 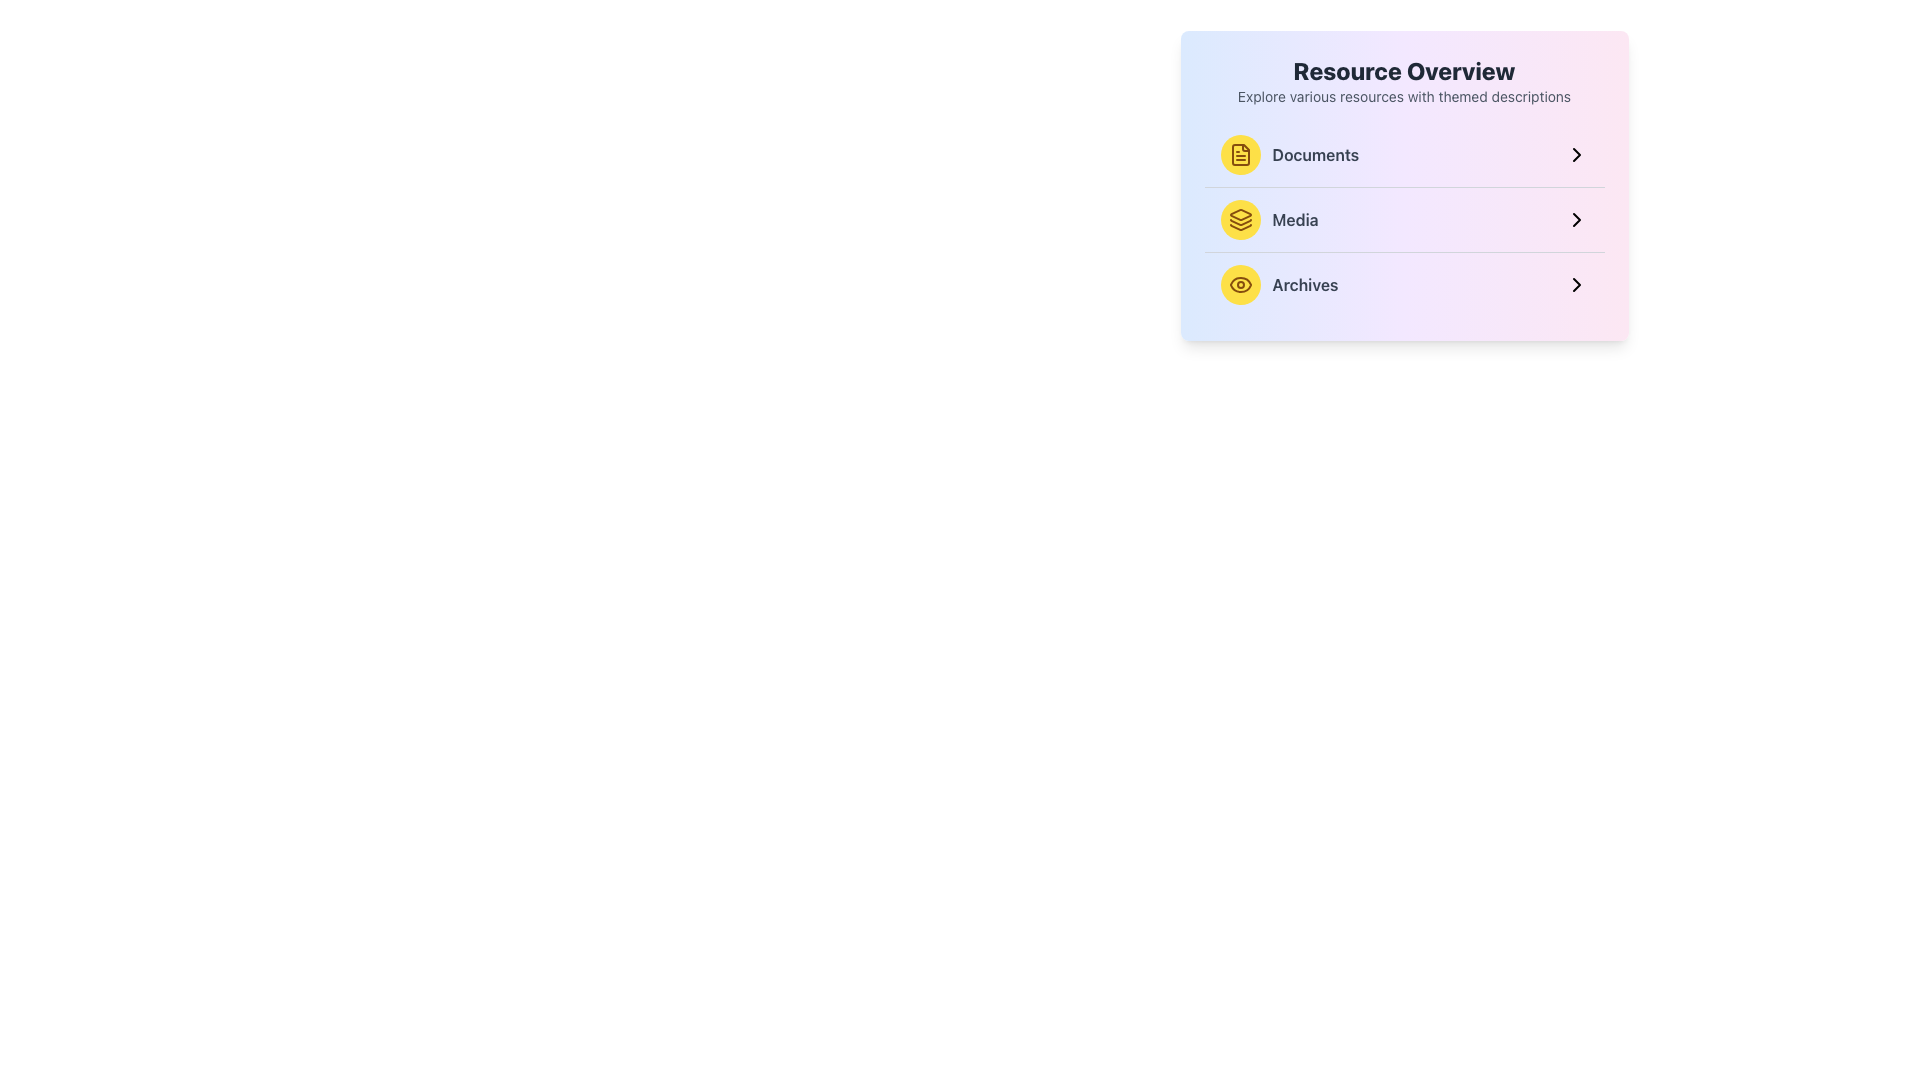 I want to click on the circular icon with a yellow background and a document-like symbol, located to the left of the 'Documents' text in the first row of resource items, so click(x=1239, y=153).